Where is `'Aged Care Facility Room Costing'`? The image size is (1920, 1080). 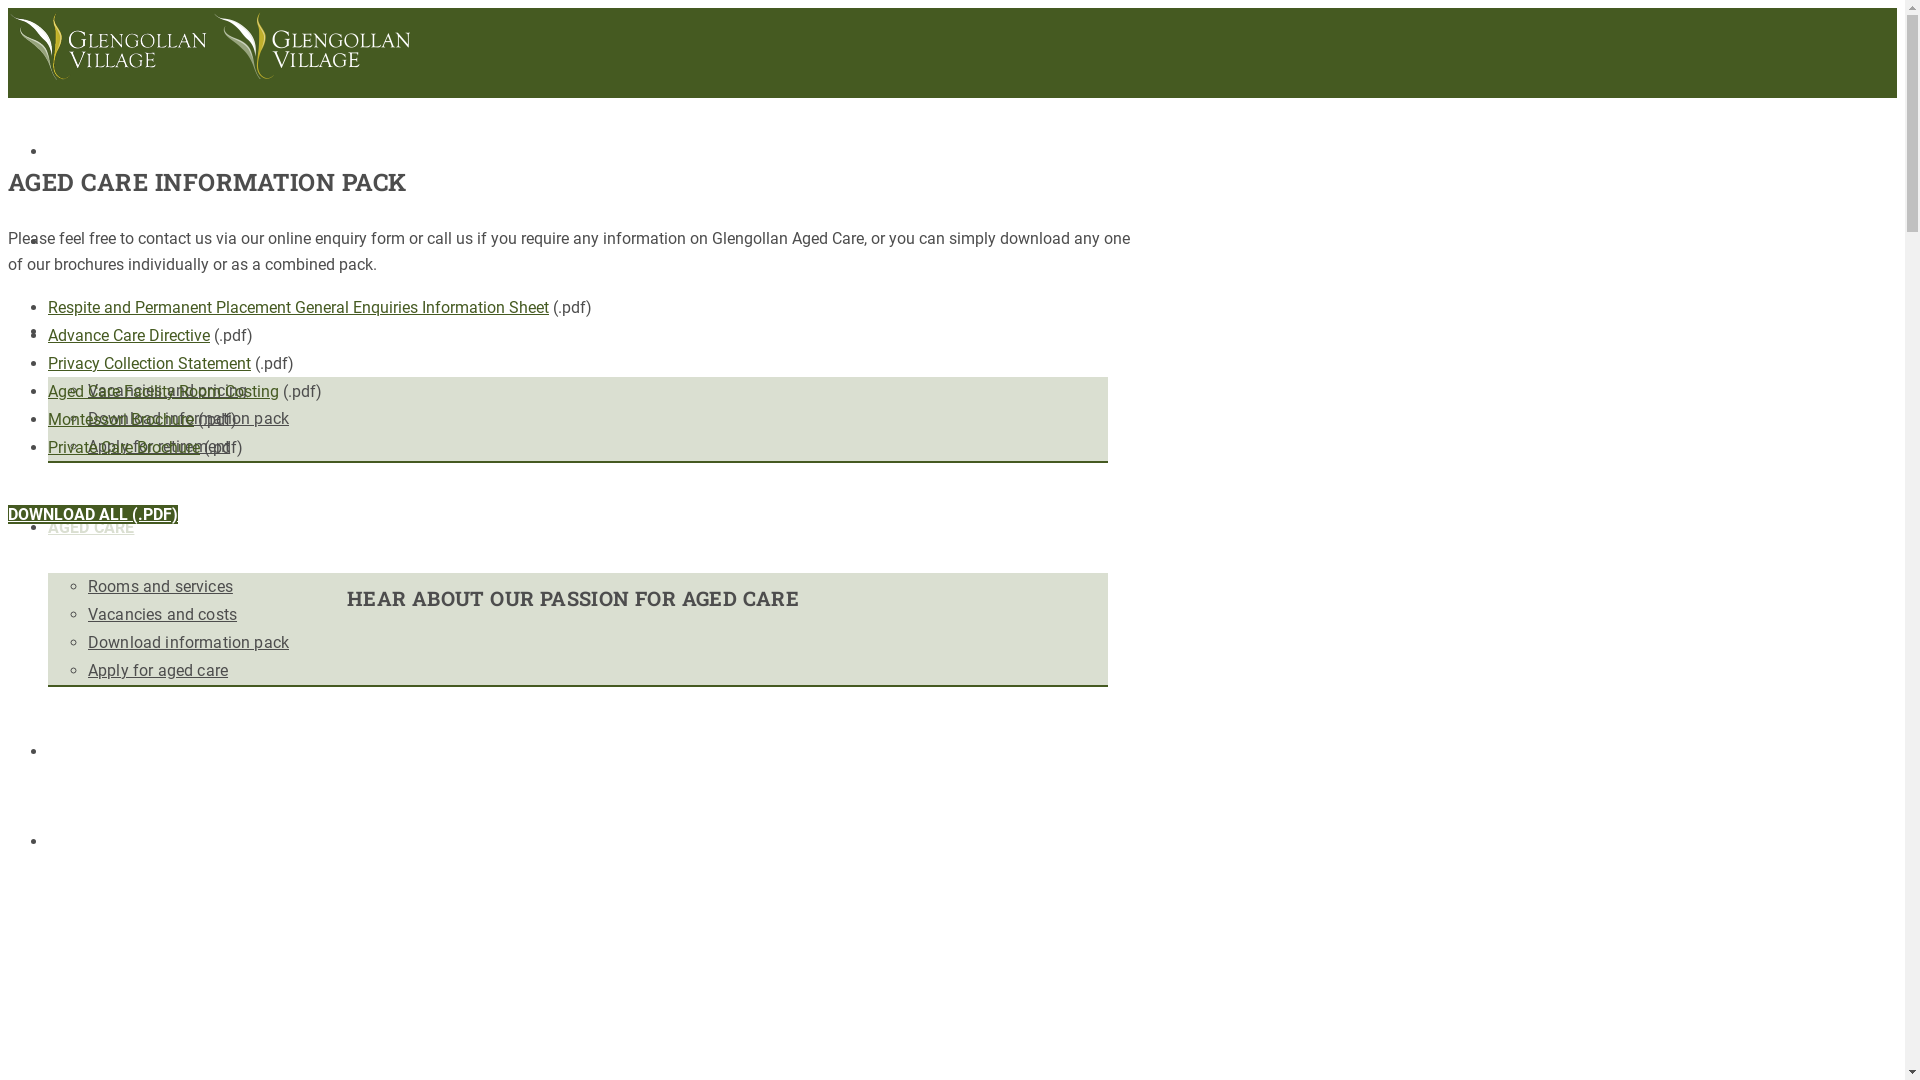 'Aged Care Facility Room Costing' is located at coordinates (163, 391).